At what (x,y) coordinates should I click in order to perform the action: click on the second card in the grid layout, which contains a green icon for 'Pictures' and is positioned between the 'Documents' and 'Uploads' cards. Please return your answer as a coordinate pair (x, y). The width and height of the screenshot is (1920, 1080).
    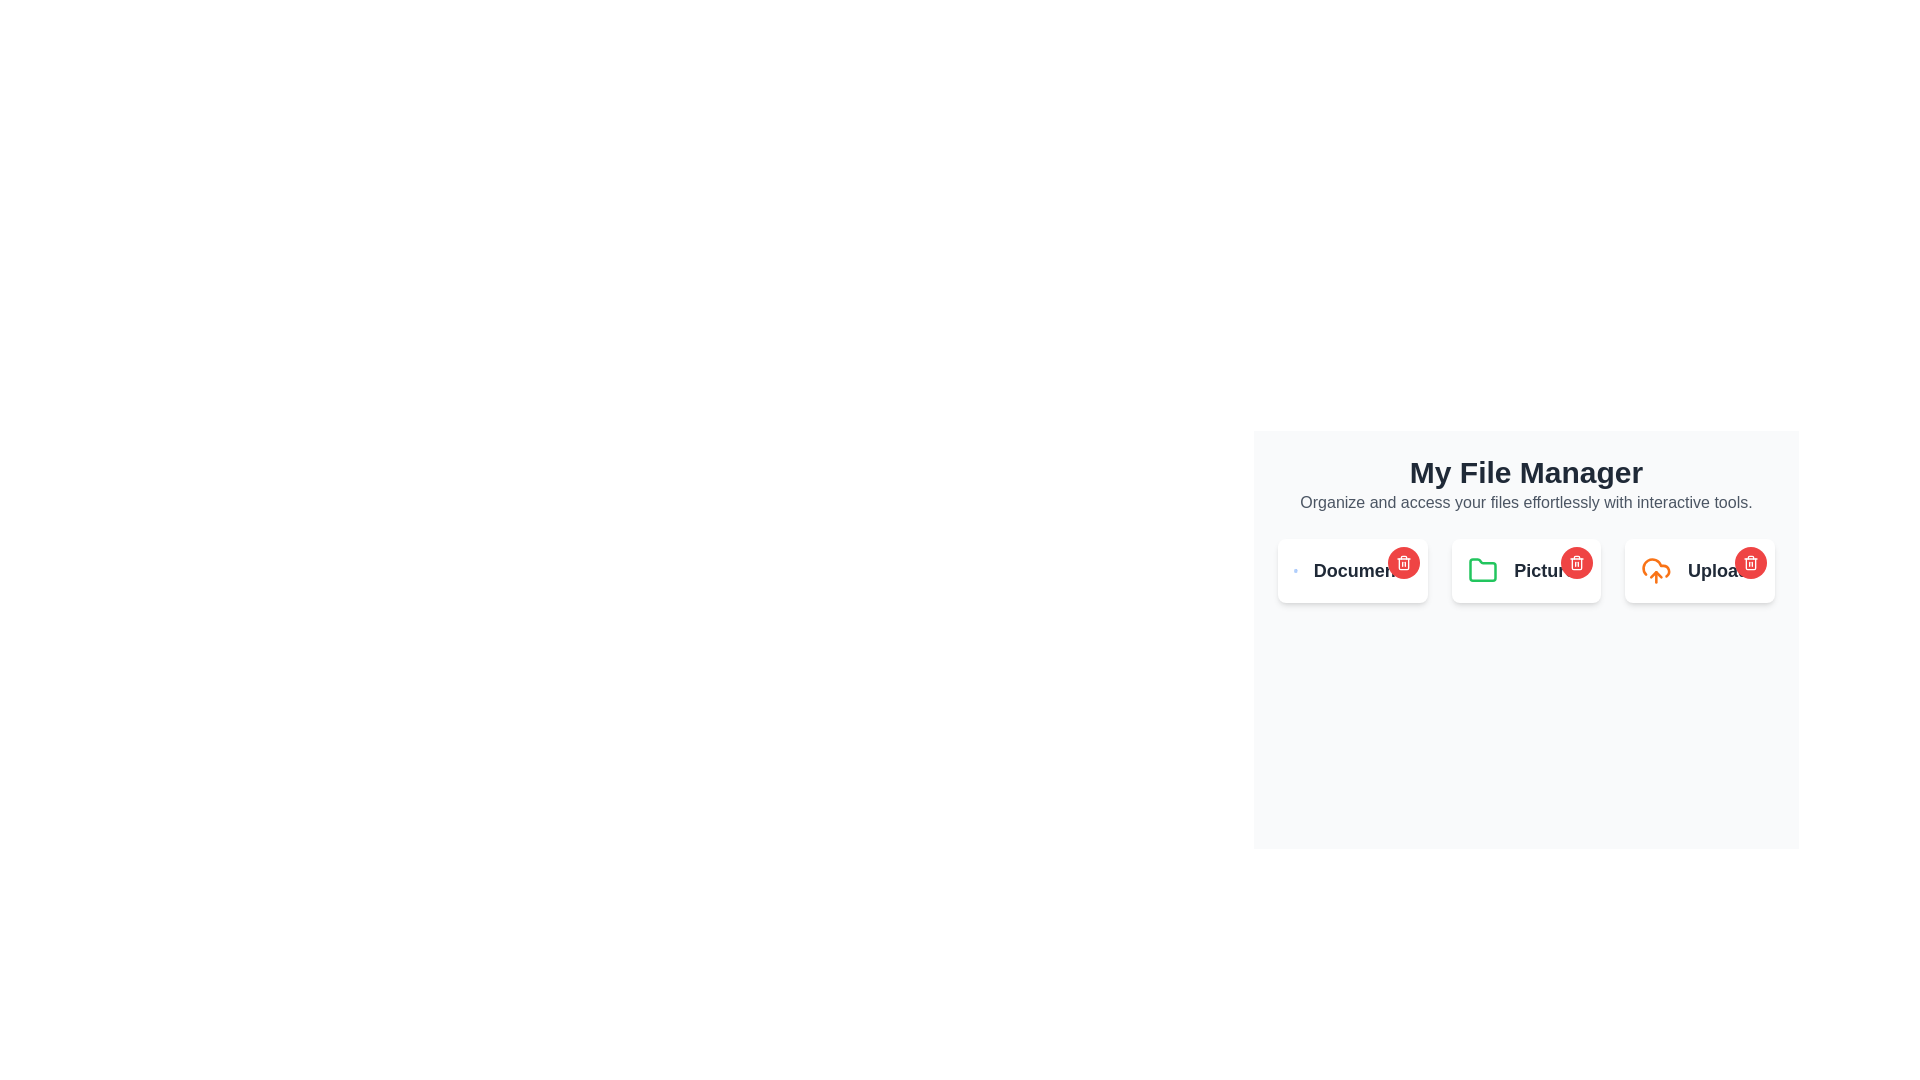
    Looking at the image, I should click on (1525, 570).